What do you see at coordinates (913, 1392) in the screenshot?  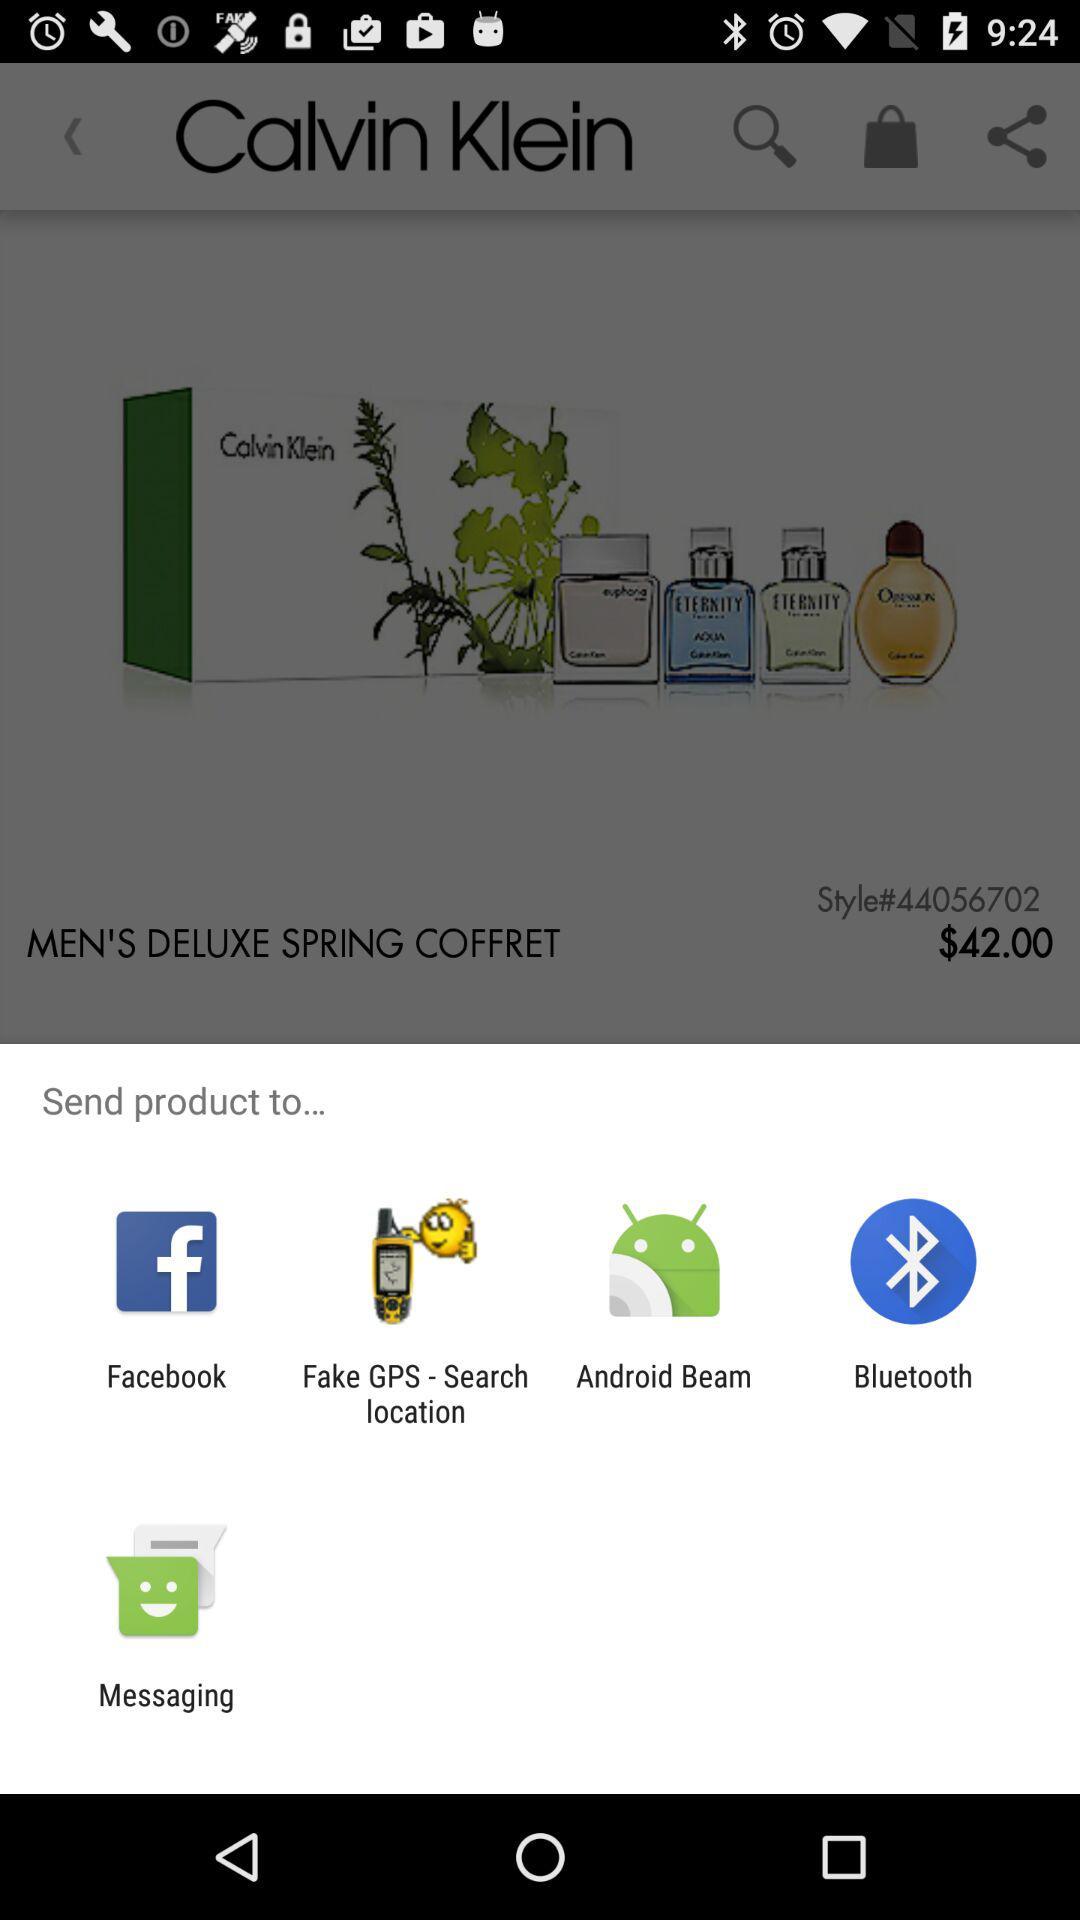 I see `icon to the right of android beam app` at bounding box center [913, 1392].